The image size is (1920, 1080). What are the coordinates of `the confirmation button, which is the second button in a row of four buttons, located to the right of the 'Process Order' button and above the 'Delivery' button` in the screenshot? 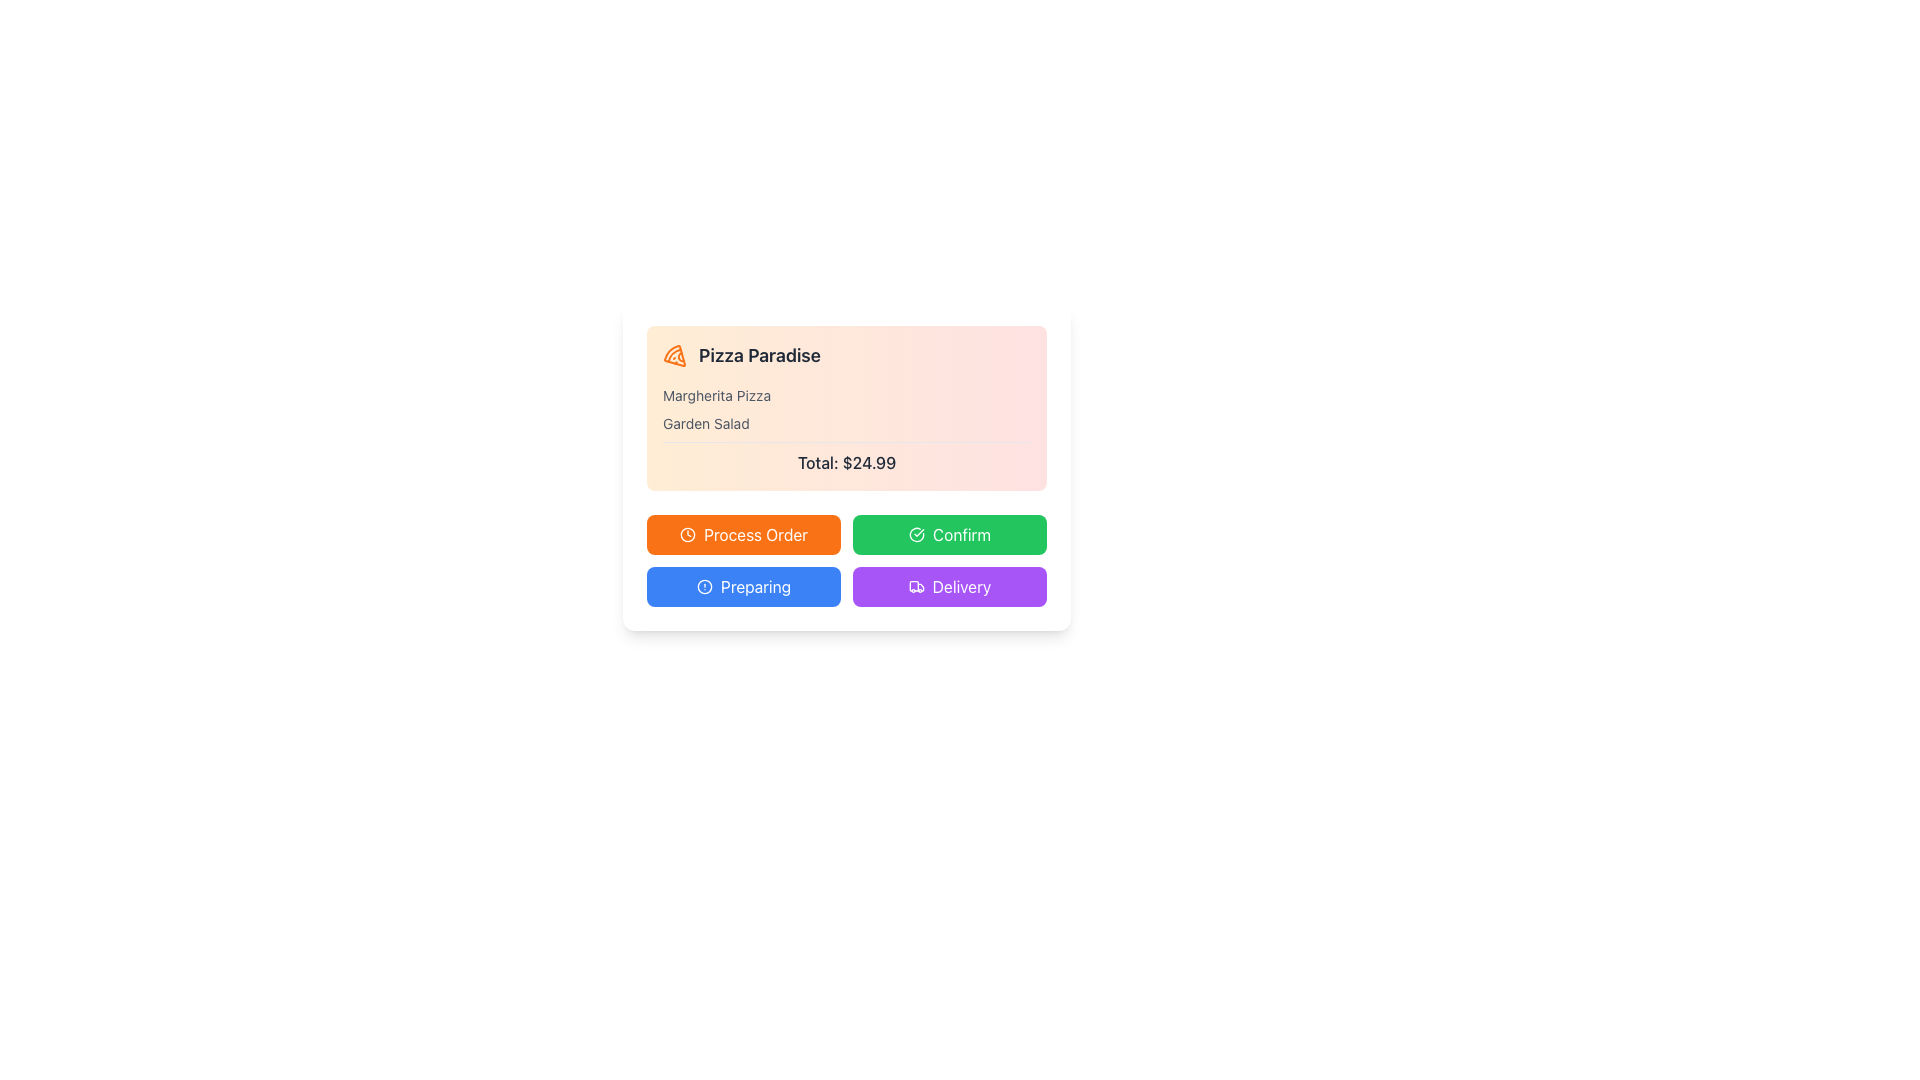 It's located at (949, 534).